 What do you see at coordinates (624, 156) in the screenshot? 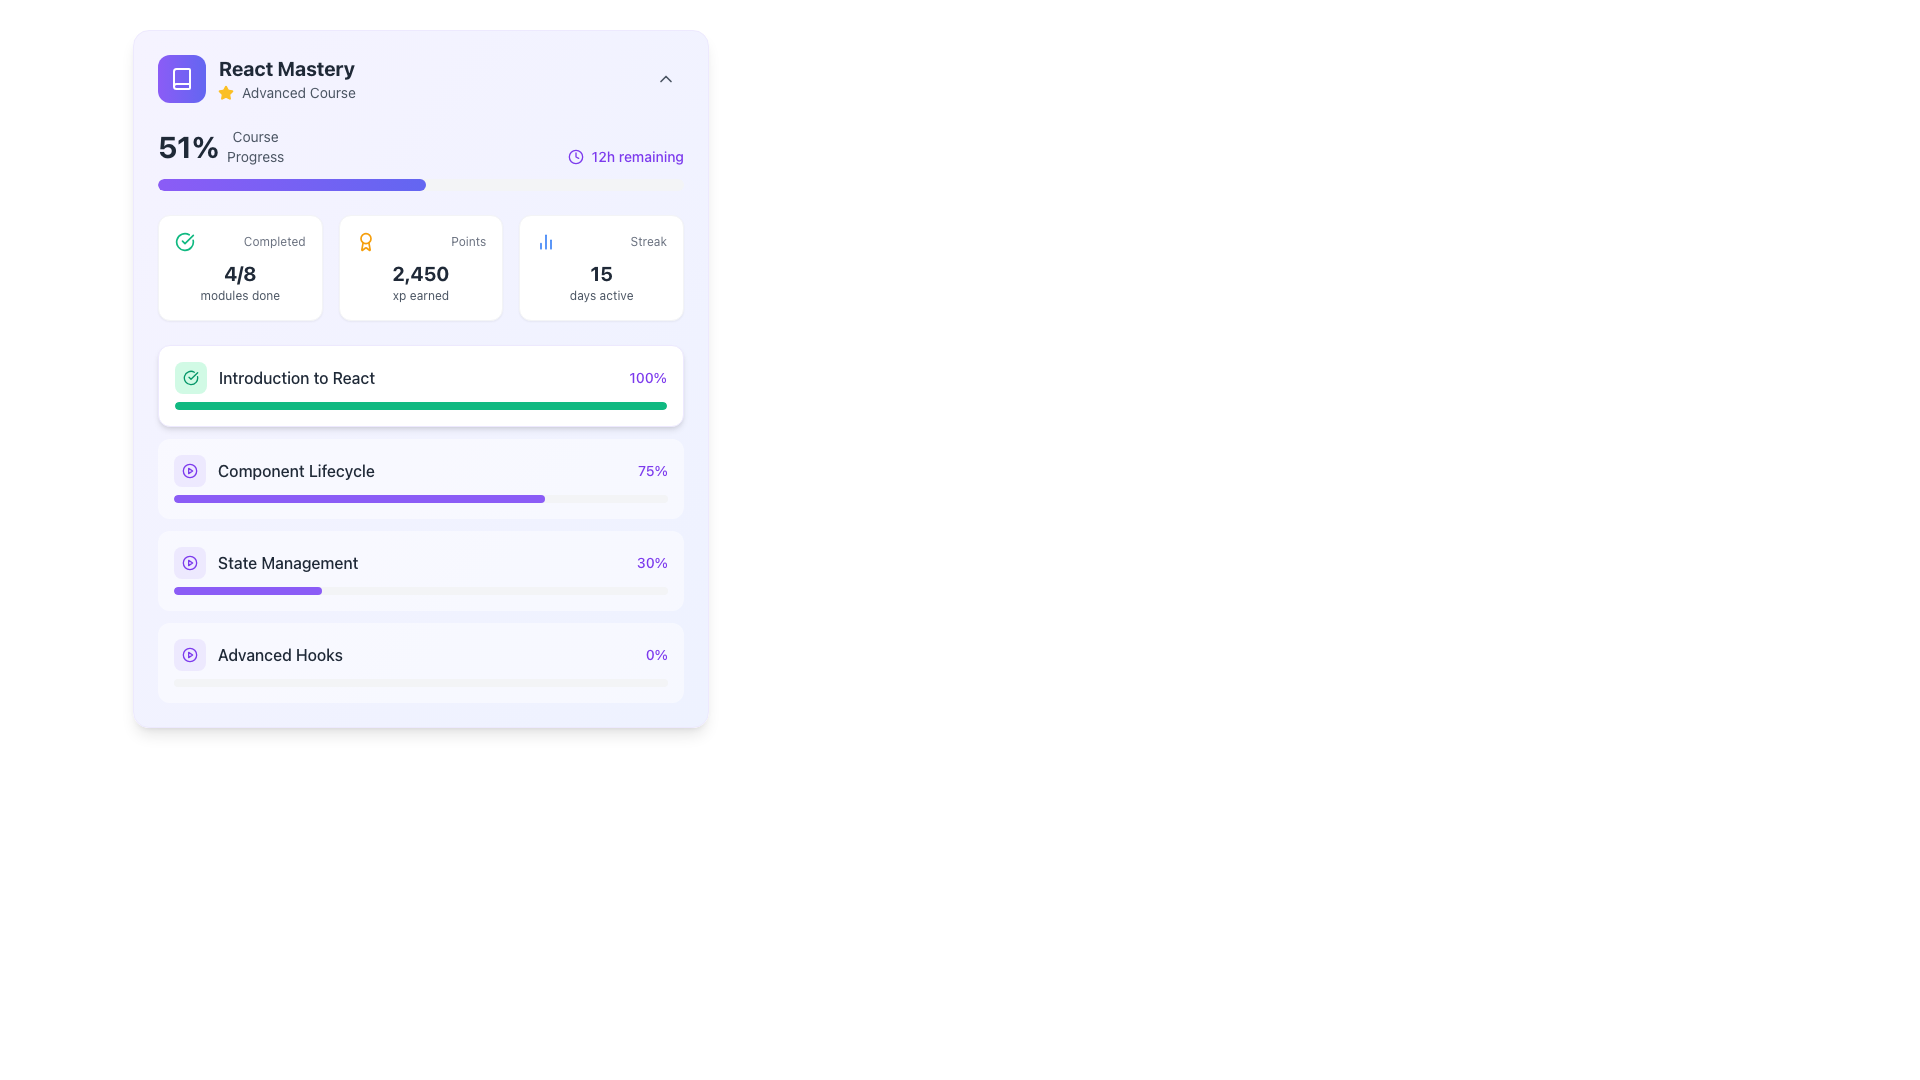
I see `the informational label that displays the remaining time for a task or event, located to the top-right of the course progress component and aligned to the right of the '51%' completion text` at bounding box center [624, 156].